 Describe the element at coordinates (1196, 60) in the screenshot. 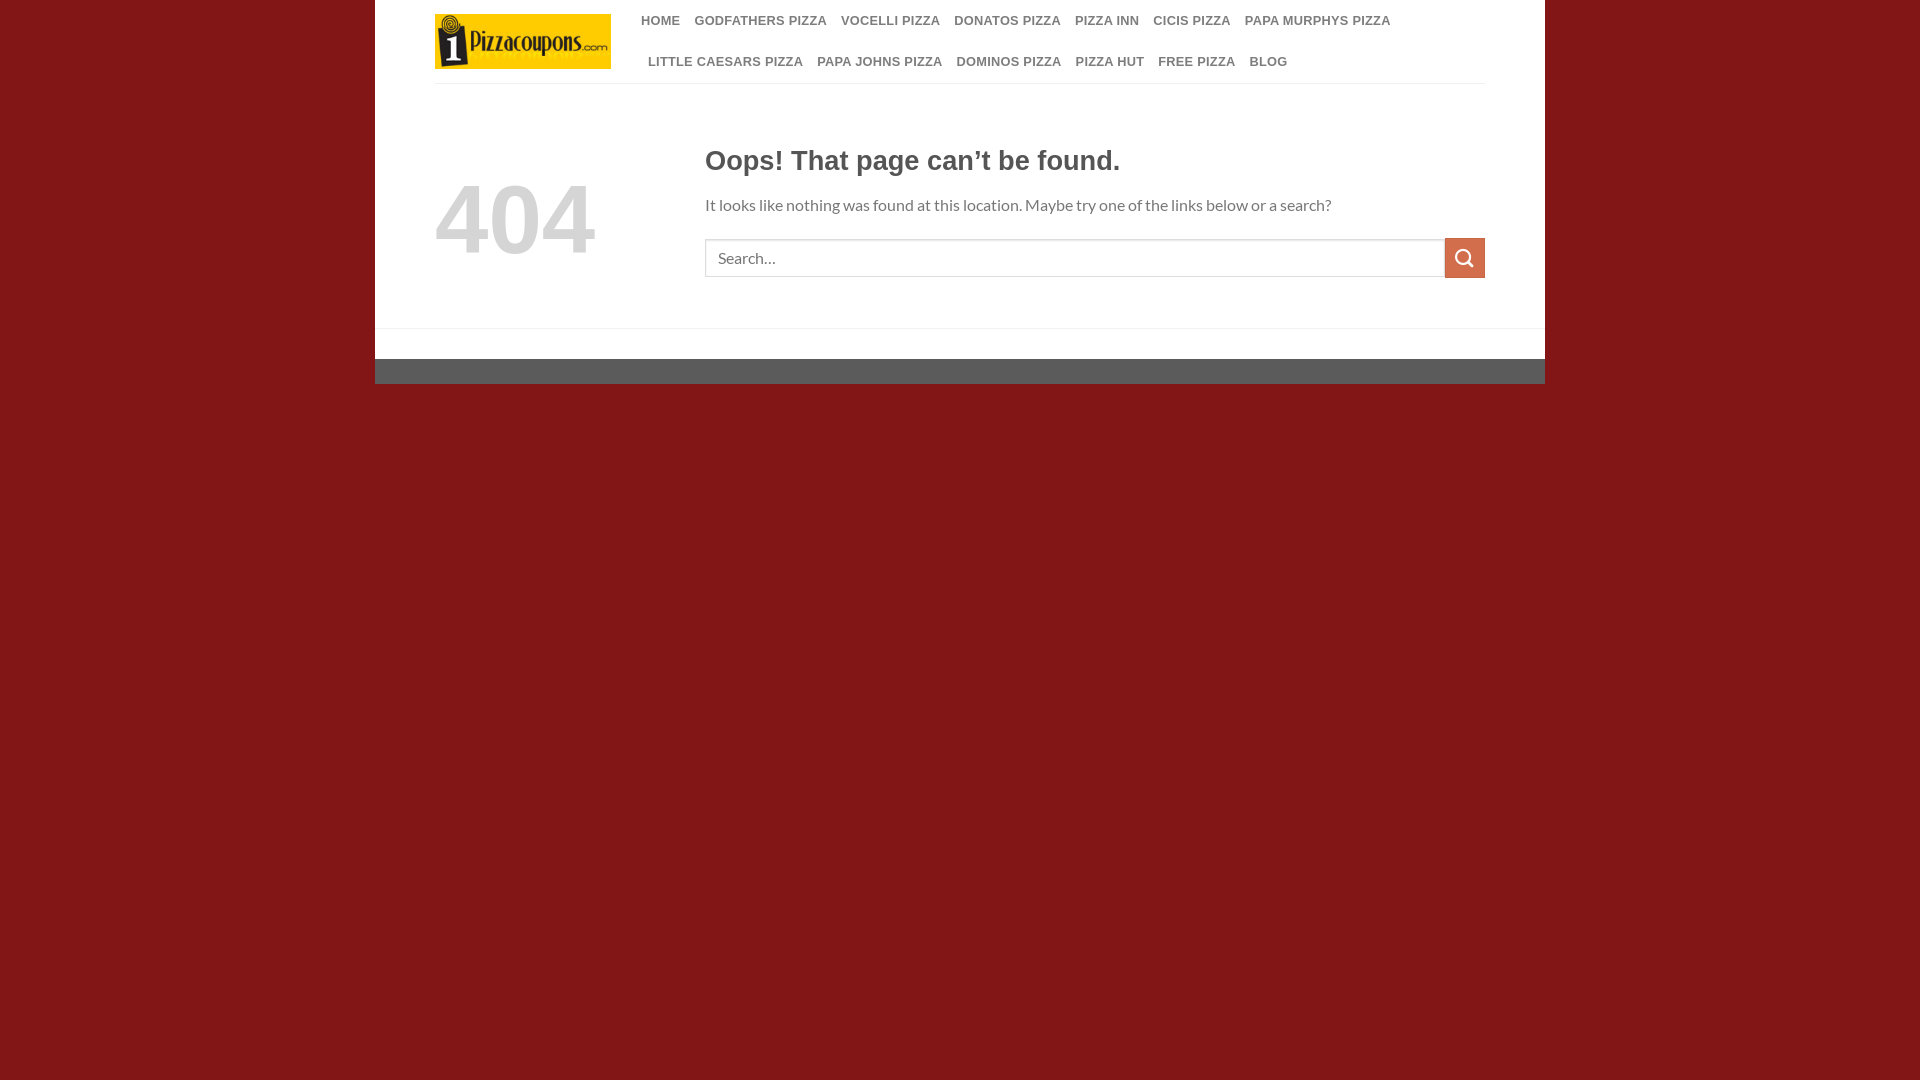

I see `'FREE PIZZA'` at that location.